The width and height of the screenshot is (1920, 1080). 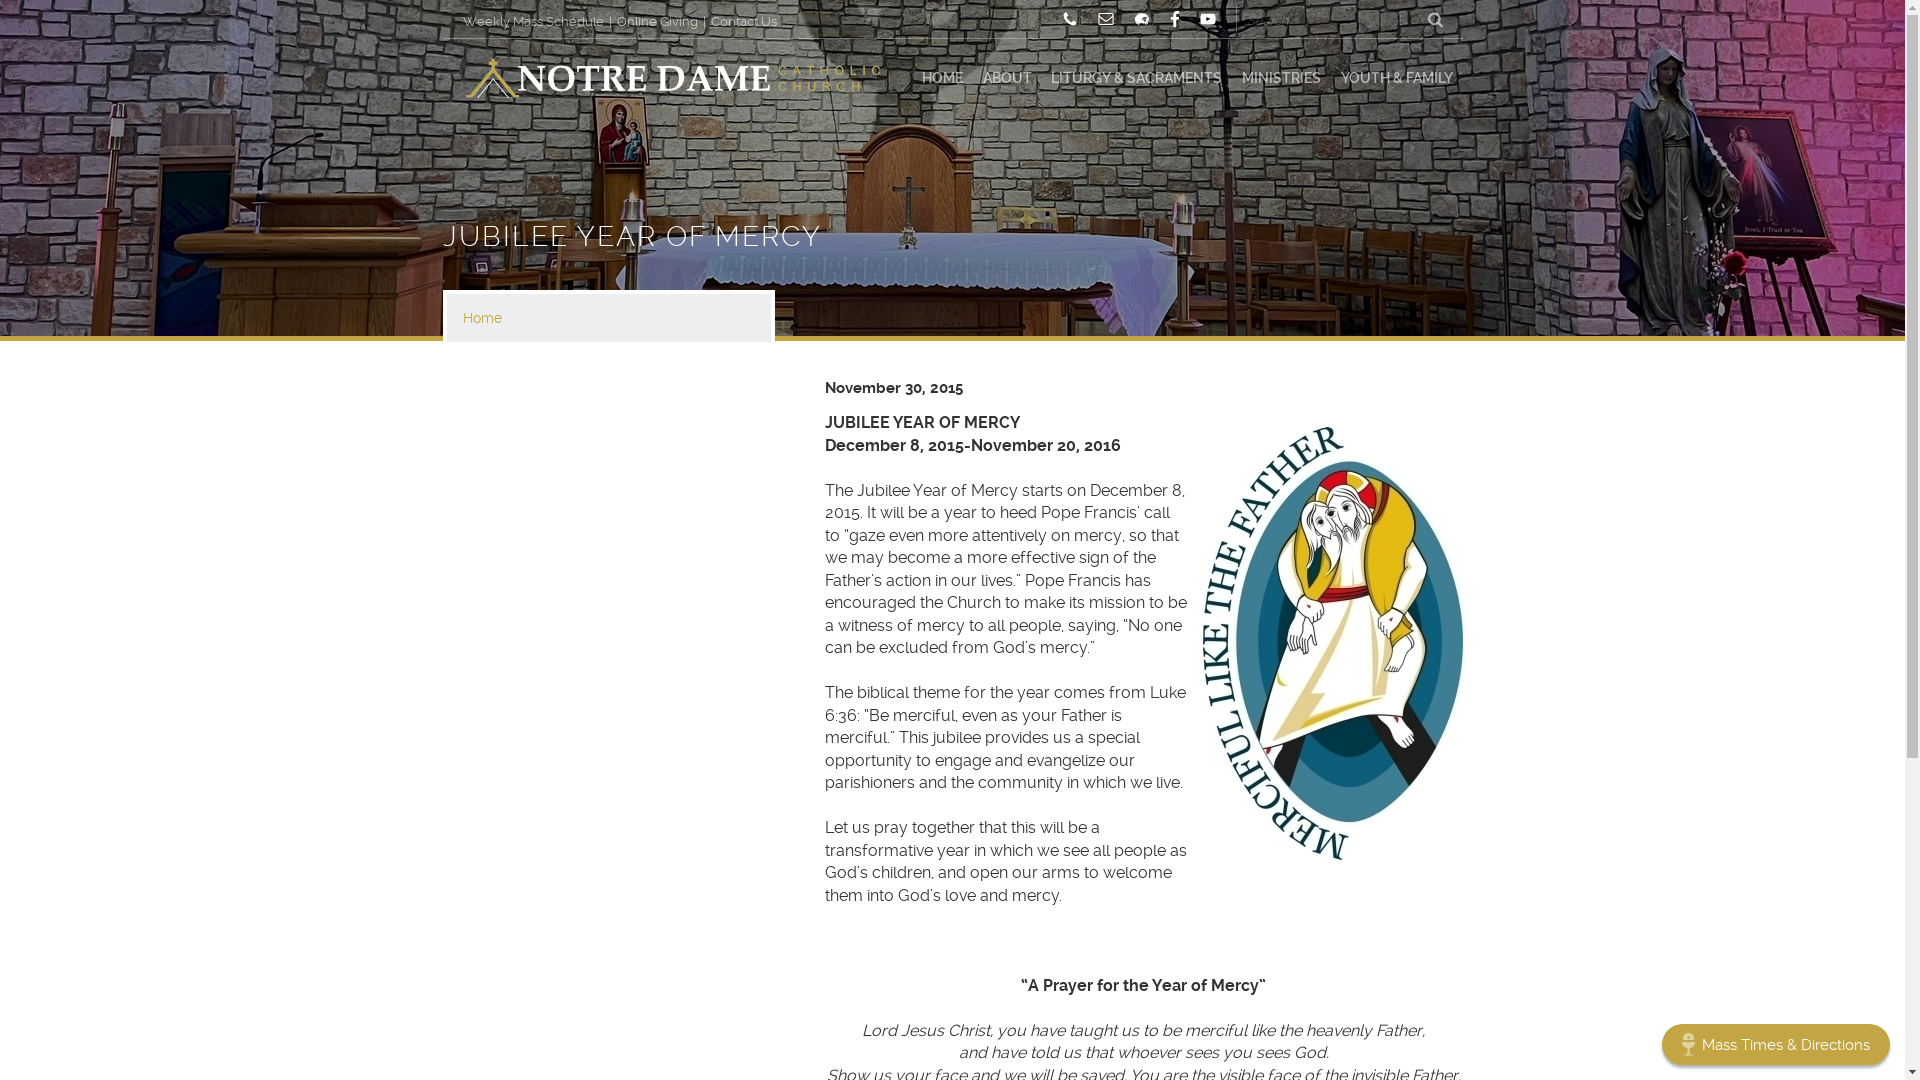 What do you see at coordinates (1007, 77) in the screenshot?
I see `'ABOUT'` at bounding box center [1007, 77].